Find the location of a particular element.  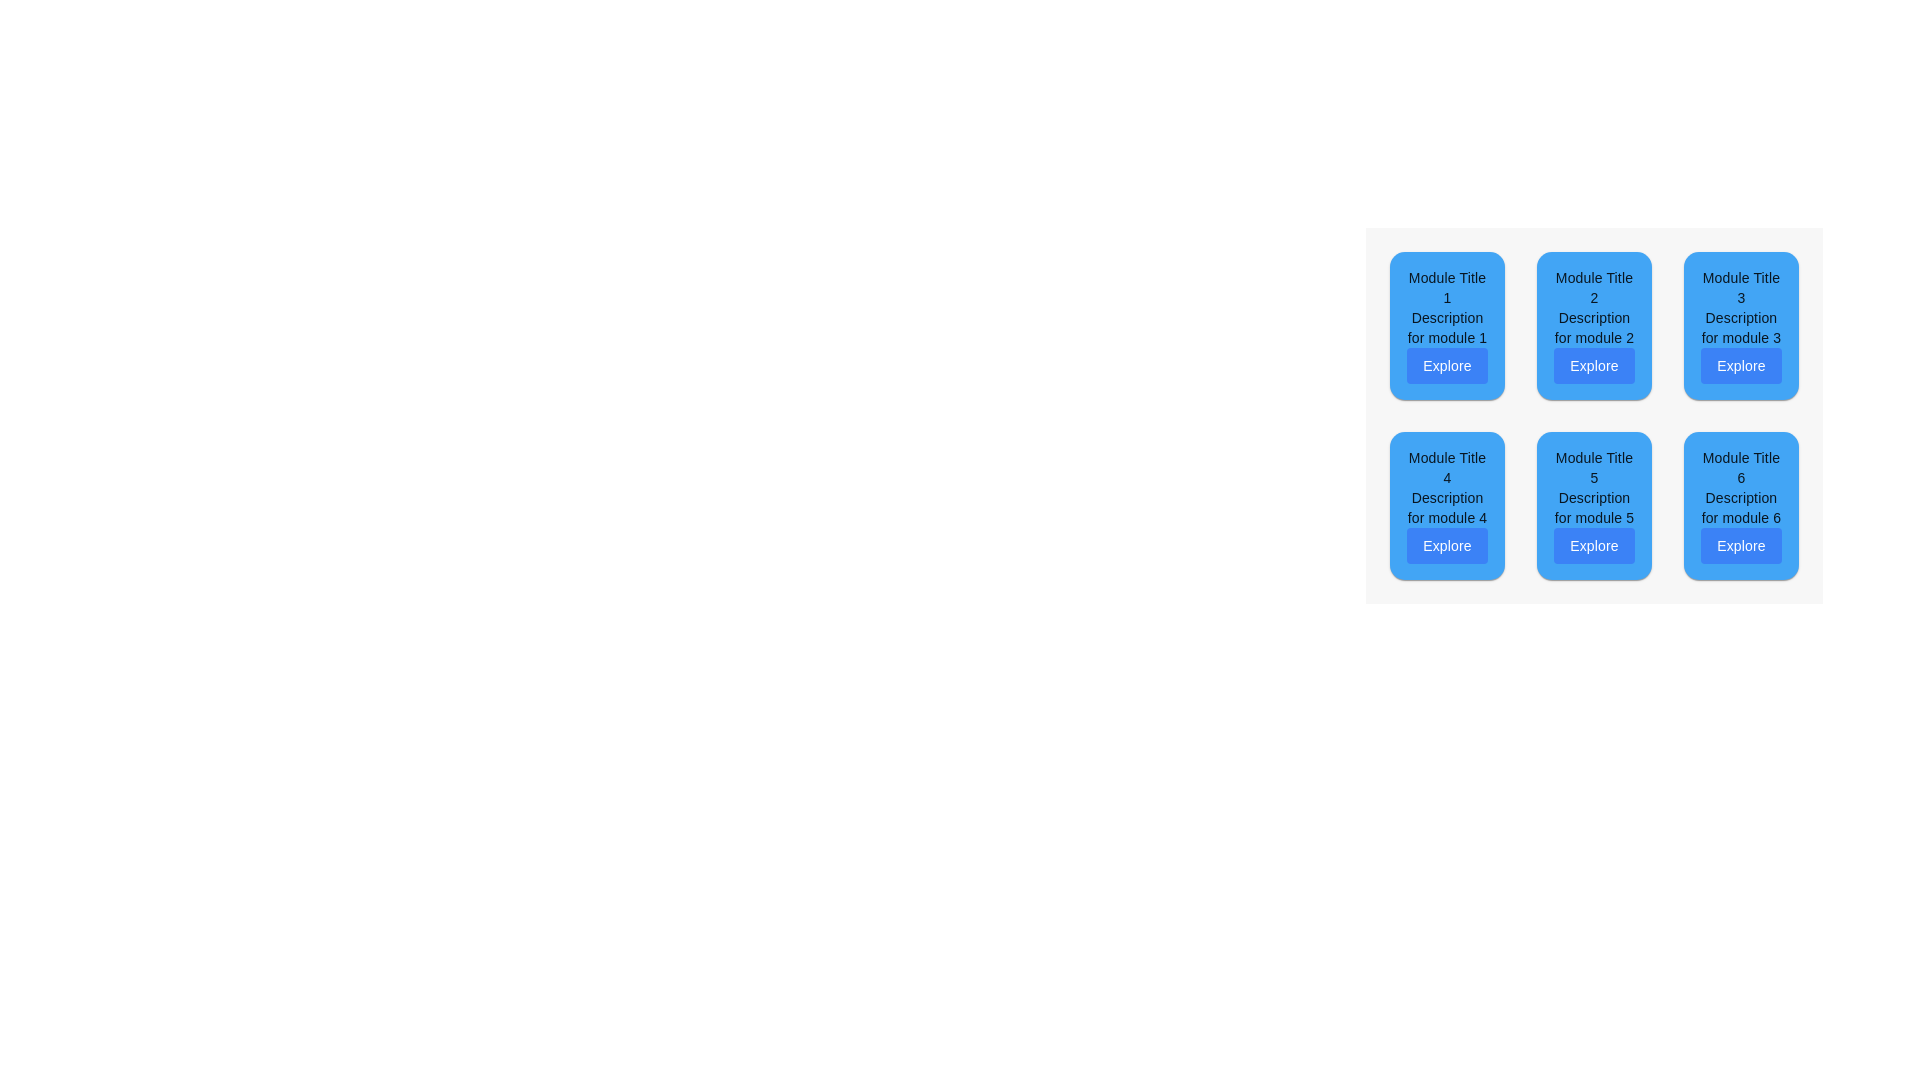

the text label displaying 'Module Title 1', which is styled as a bold header within its module card is located at coordinates (1447, 288).